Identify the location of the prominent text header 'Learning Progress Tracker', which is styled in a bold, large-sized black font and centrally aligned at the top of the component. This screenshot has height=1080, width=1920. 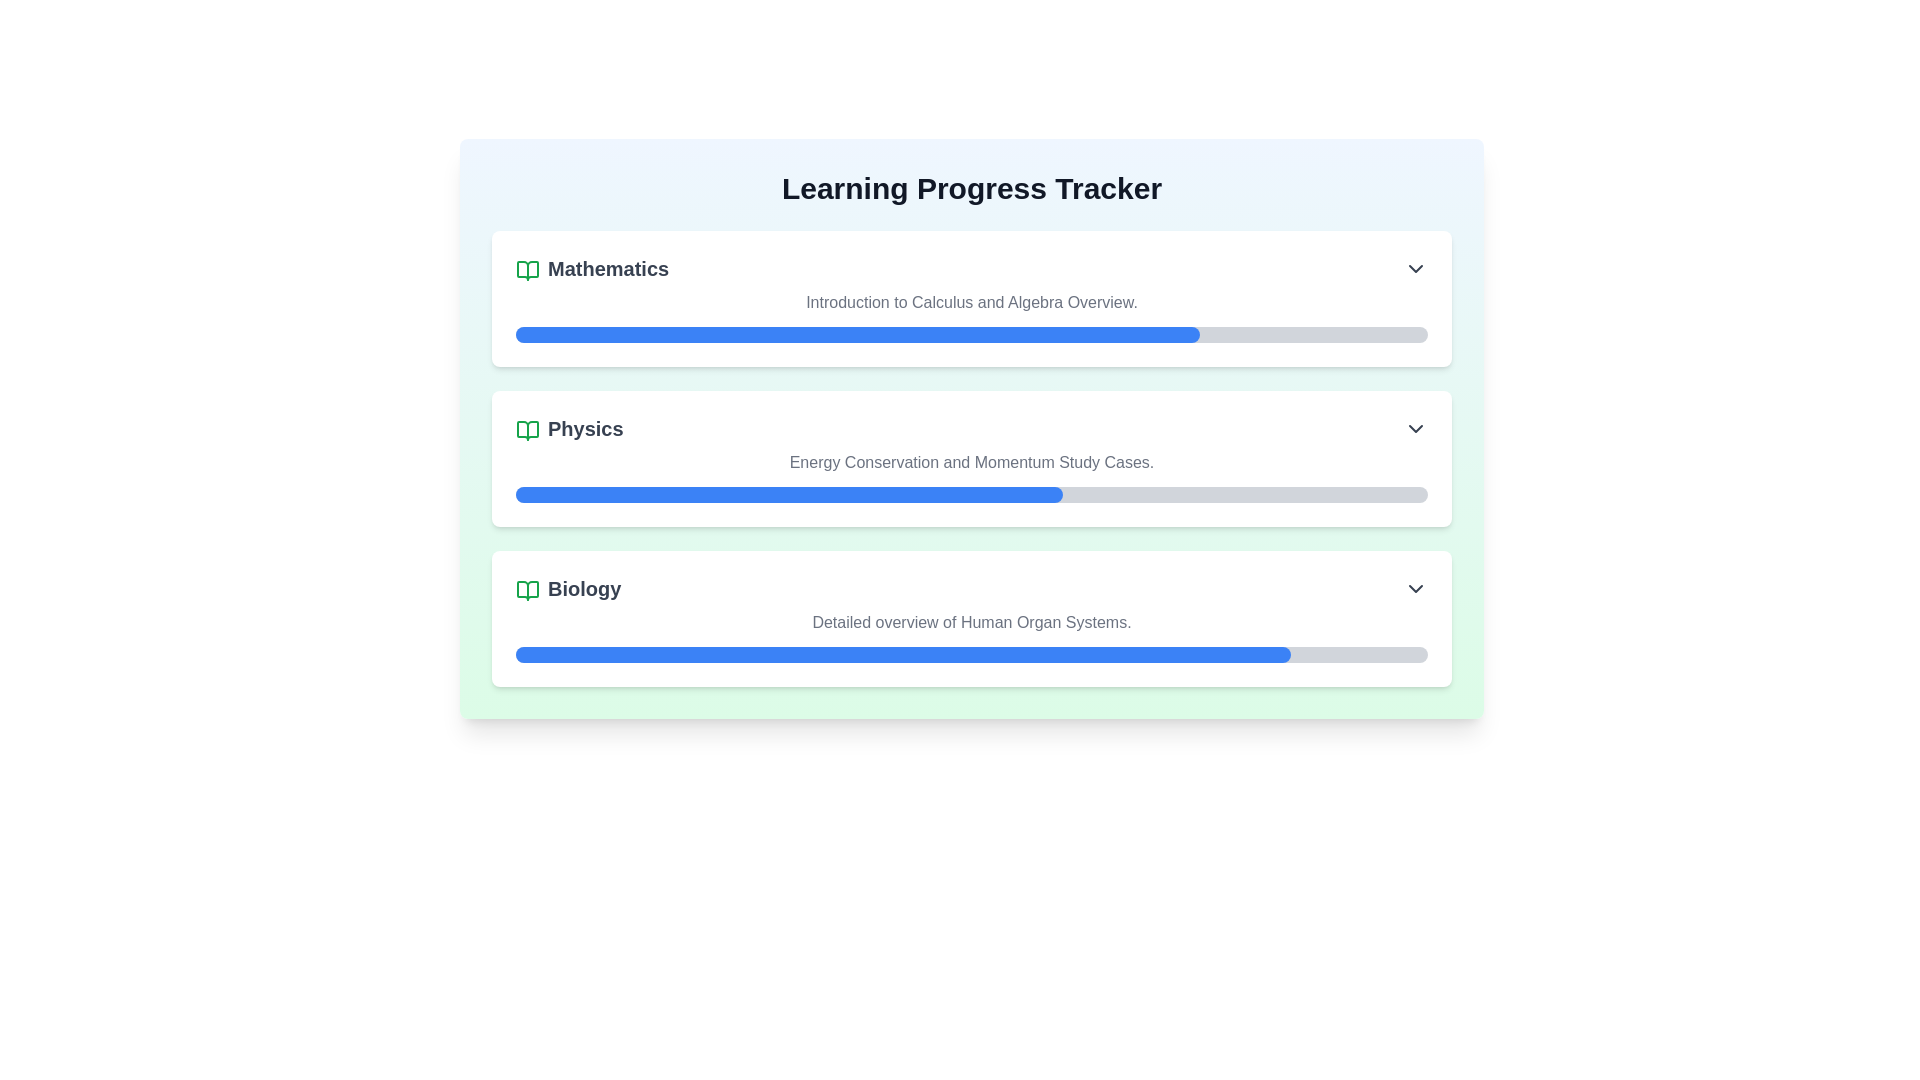
(971, 189).